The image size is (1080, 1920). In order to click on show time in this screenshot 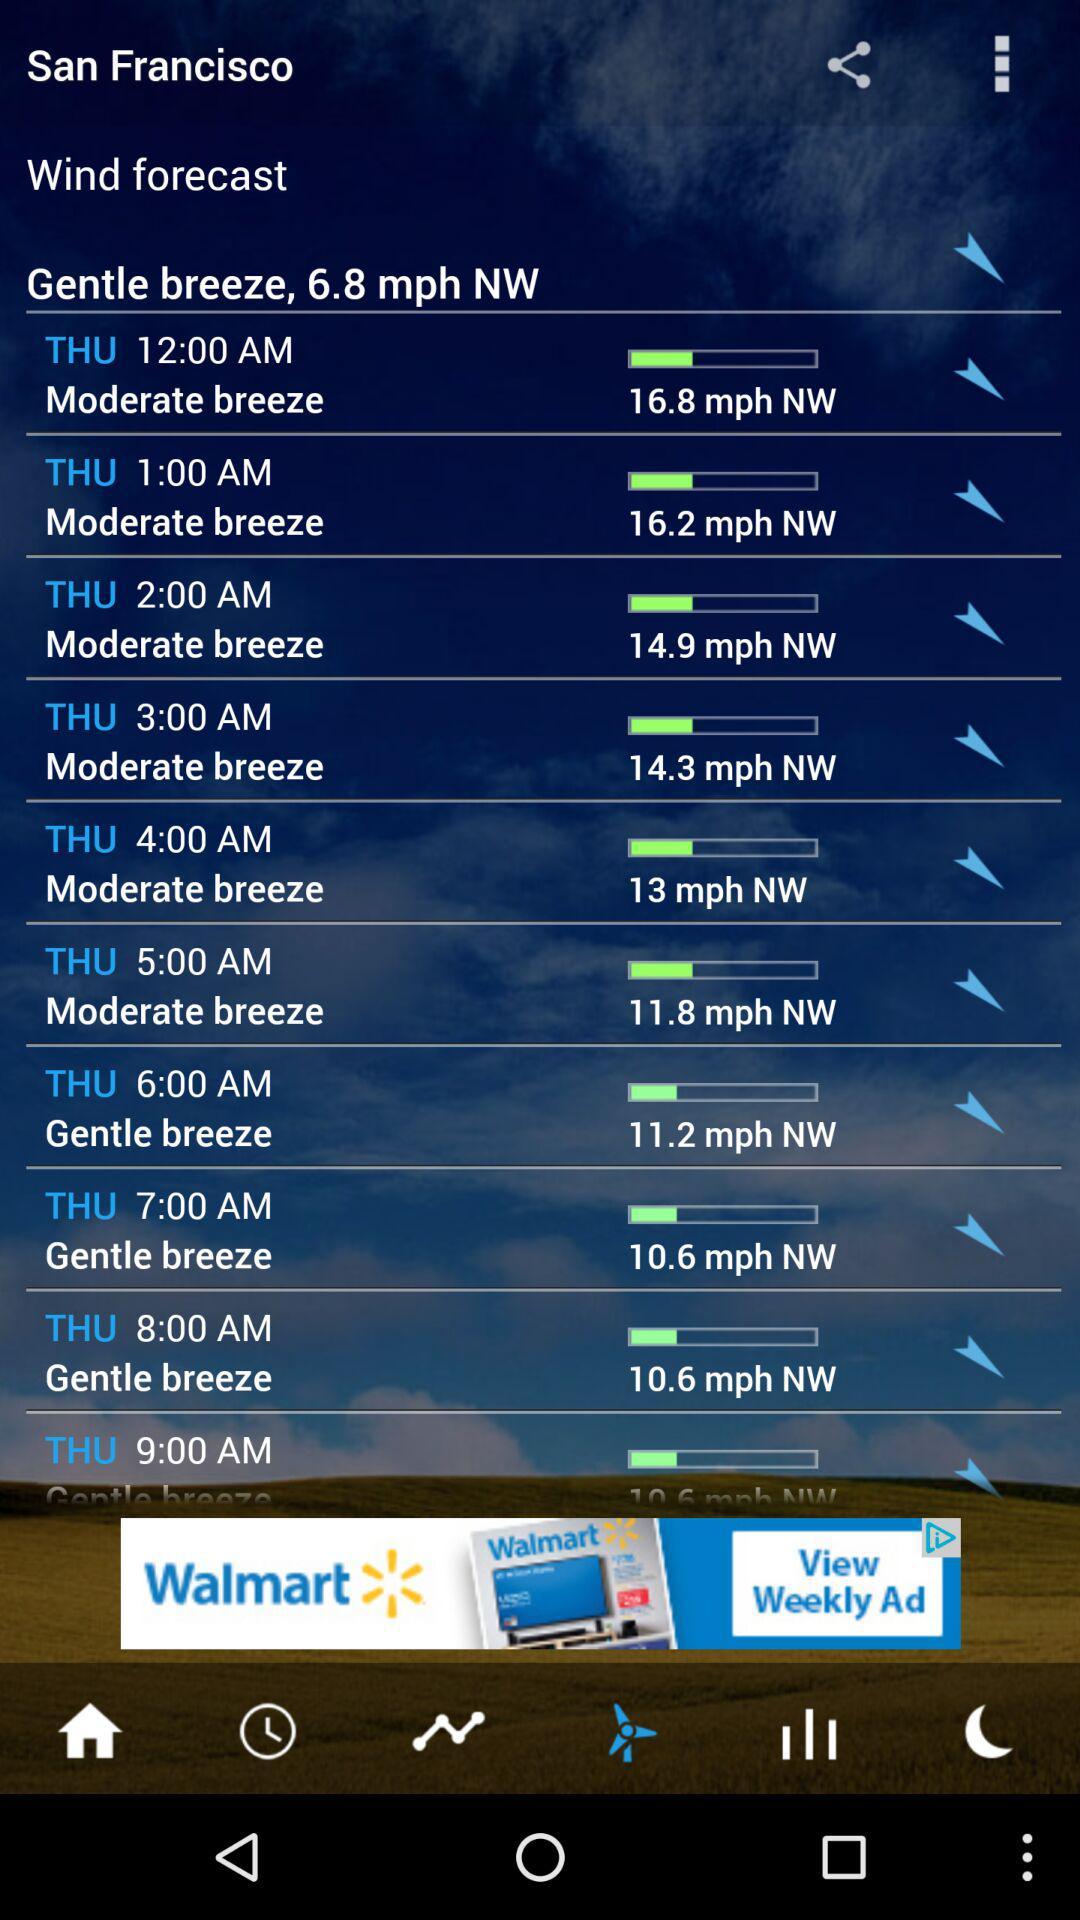, I will do `click(270, 1728)`.